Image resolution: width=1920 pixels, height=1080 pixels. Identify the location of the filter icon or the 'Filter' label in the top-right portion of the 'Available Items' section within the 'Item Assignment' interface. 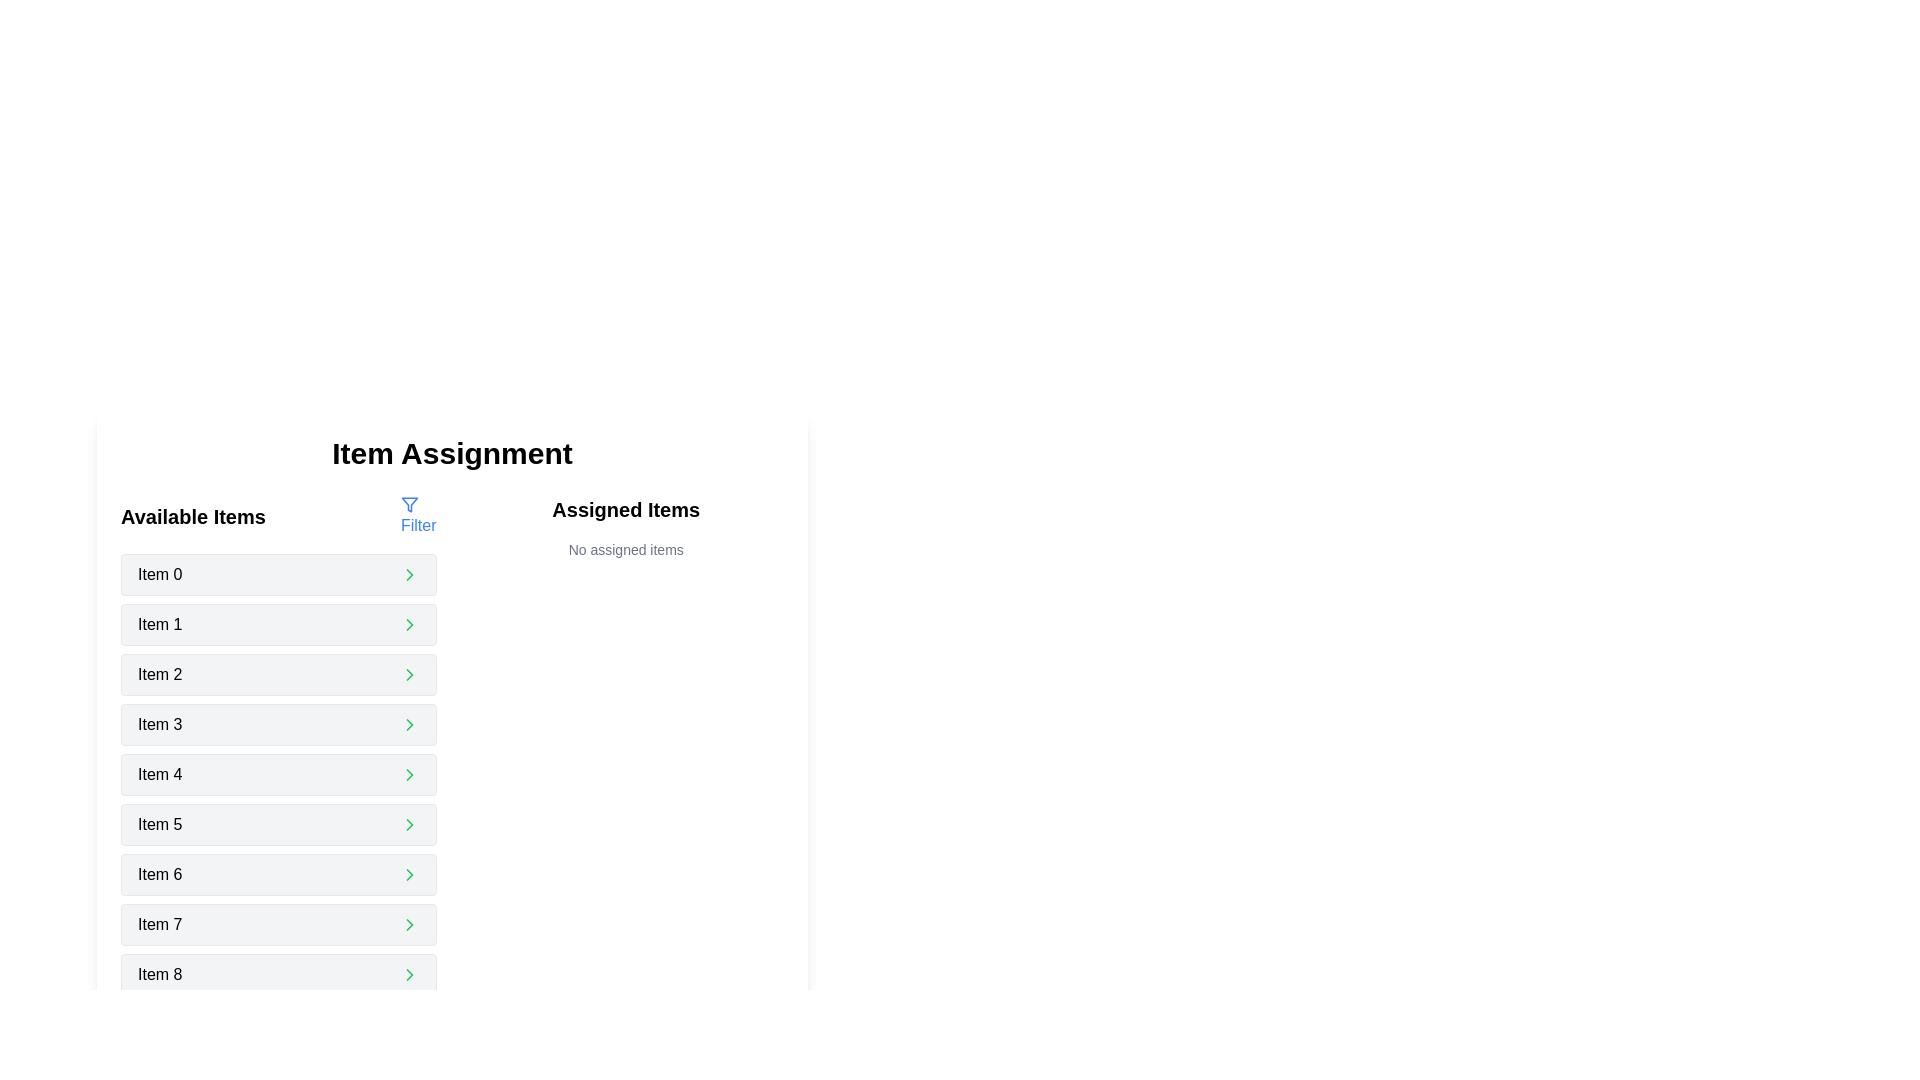
(417, 515).